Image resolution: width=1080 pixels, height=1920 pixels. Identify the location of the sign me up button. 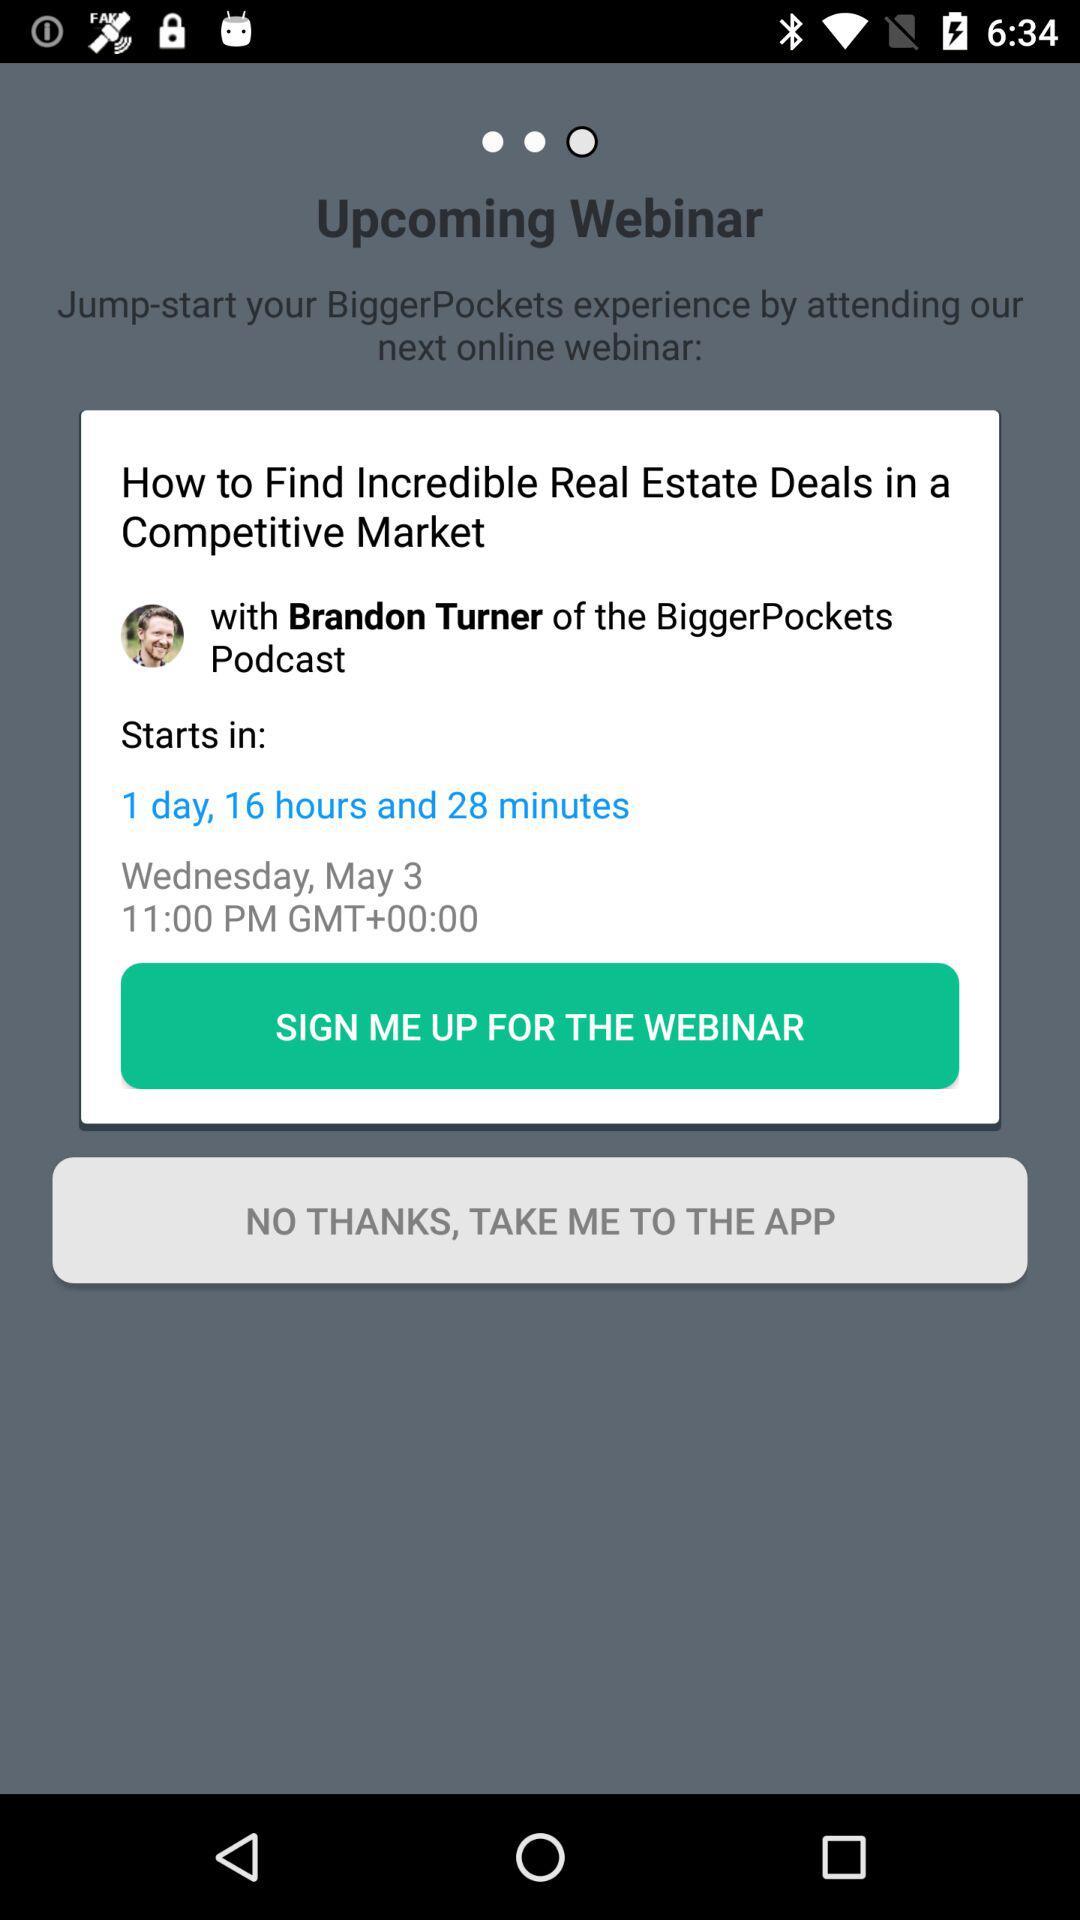
(540, 1026).